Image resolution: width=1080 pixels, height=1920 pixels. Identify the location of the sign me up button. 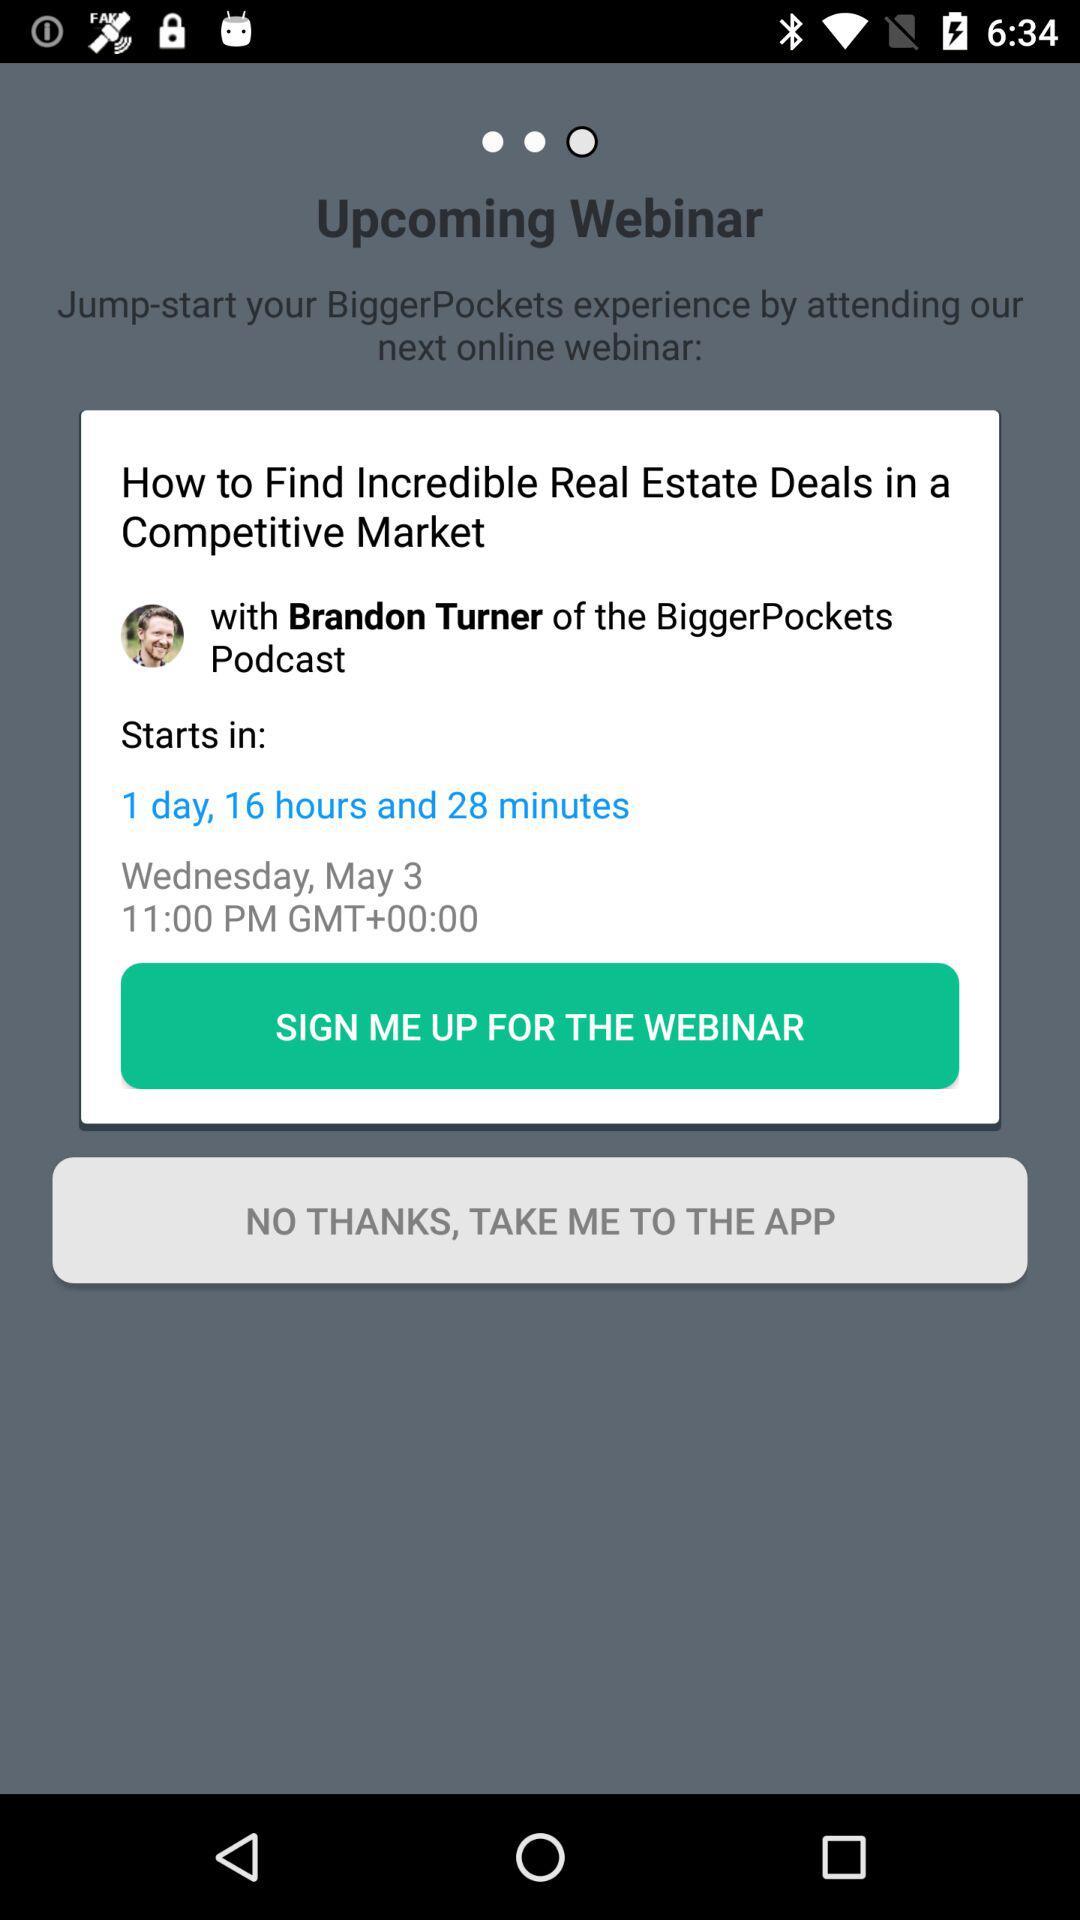
(540, 1026).